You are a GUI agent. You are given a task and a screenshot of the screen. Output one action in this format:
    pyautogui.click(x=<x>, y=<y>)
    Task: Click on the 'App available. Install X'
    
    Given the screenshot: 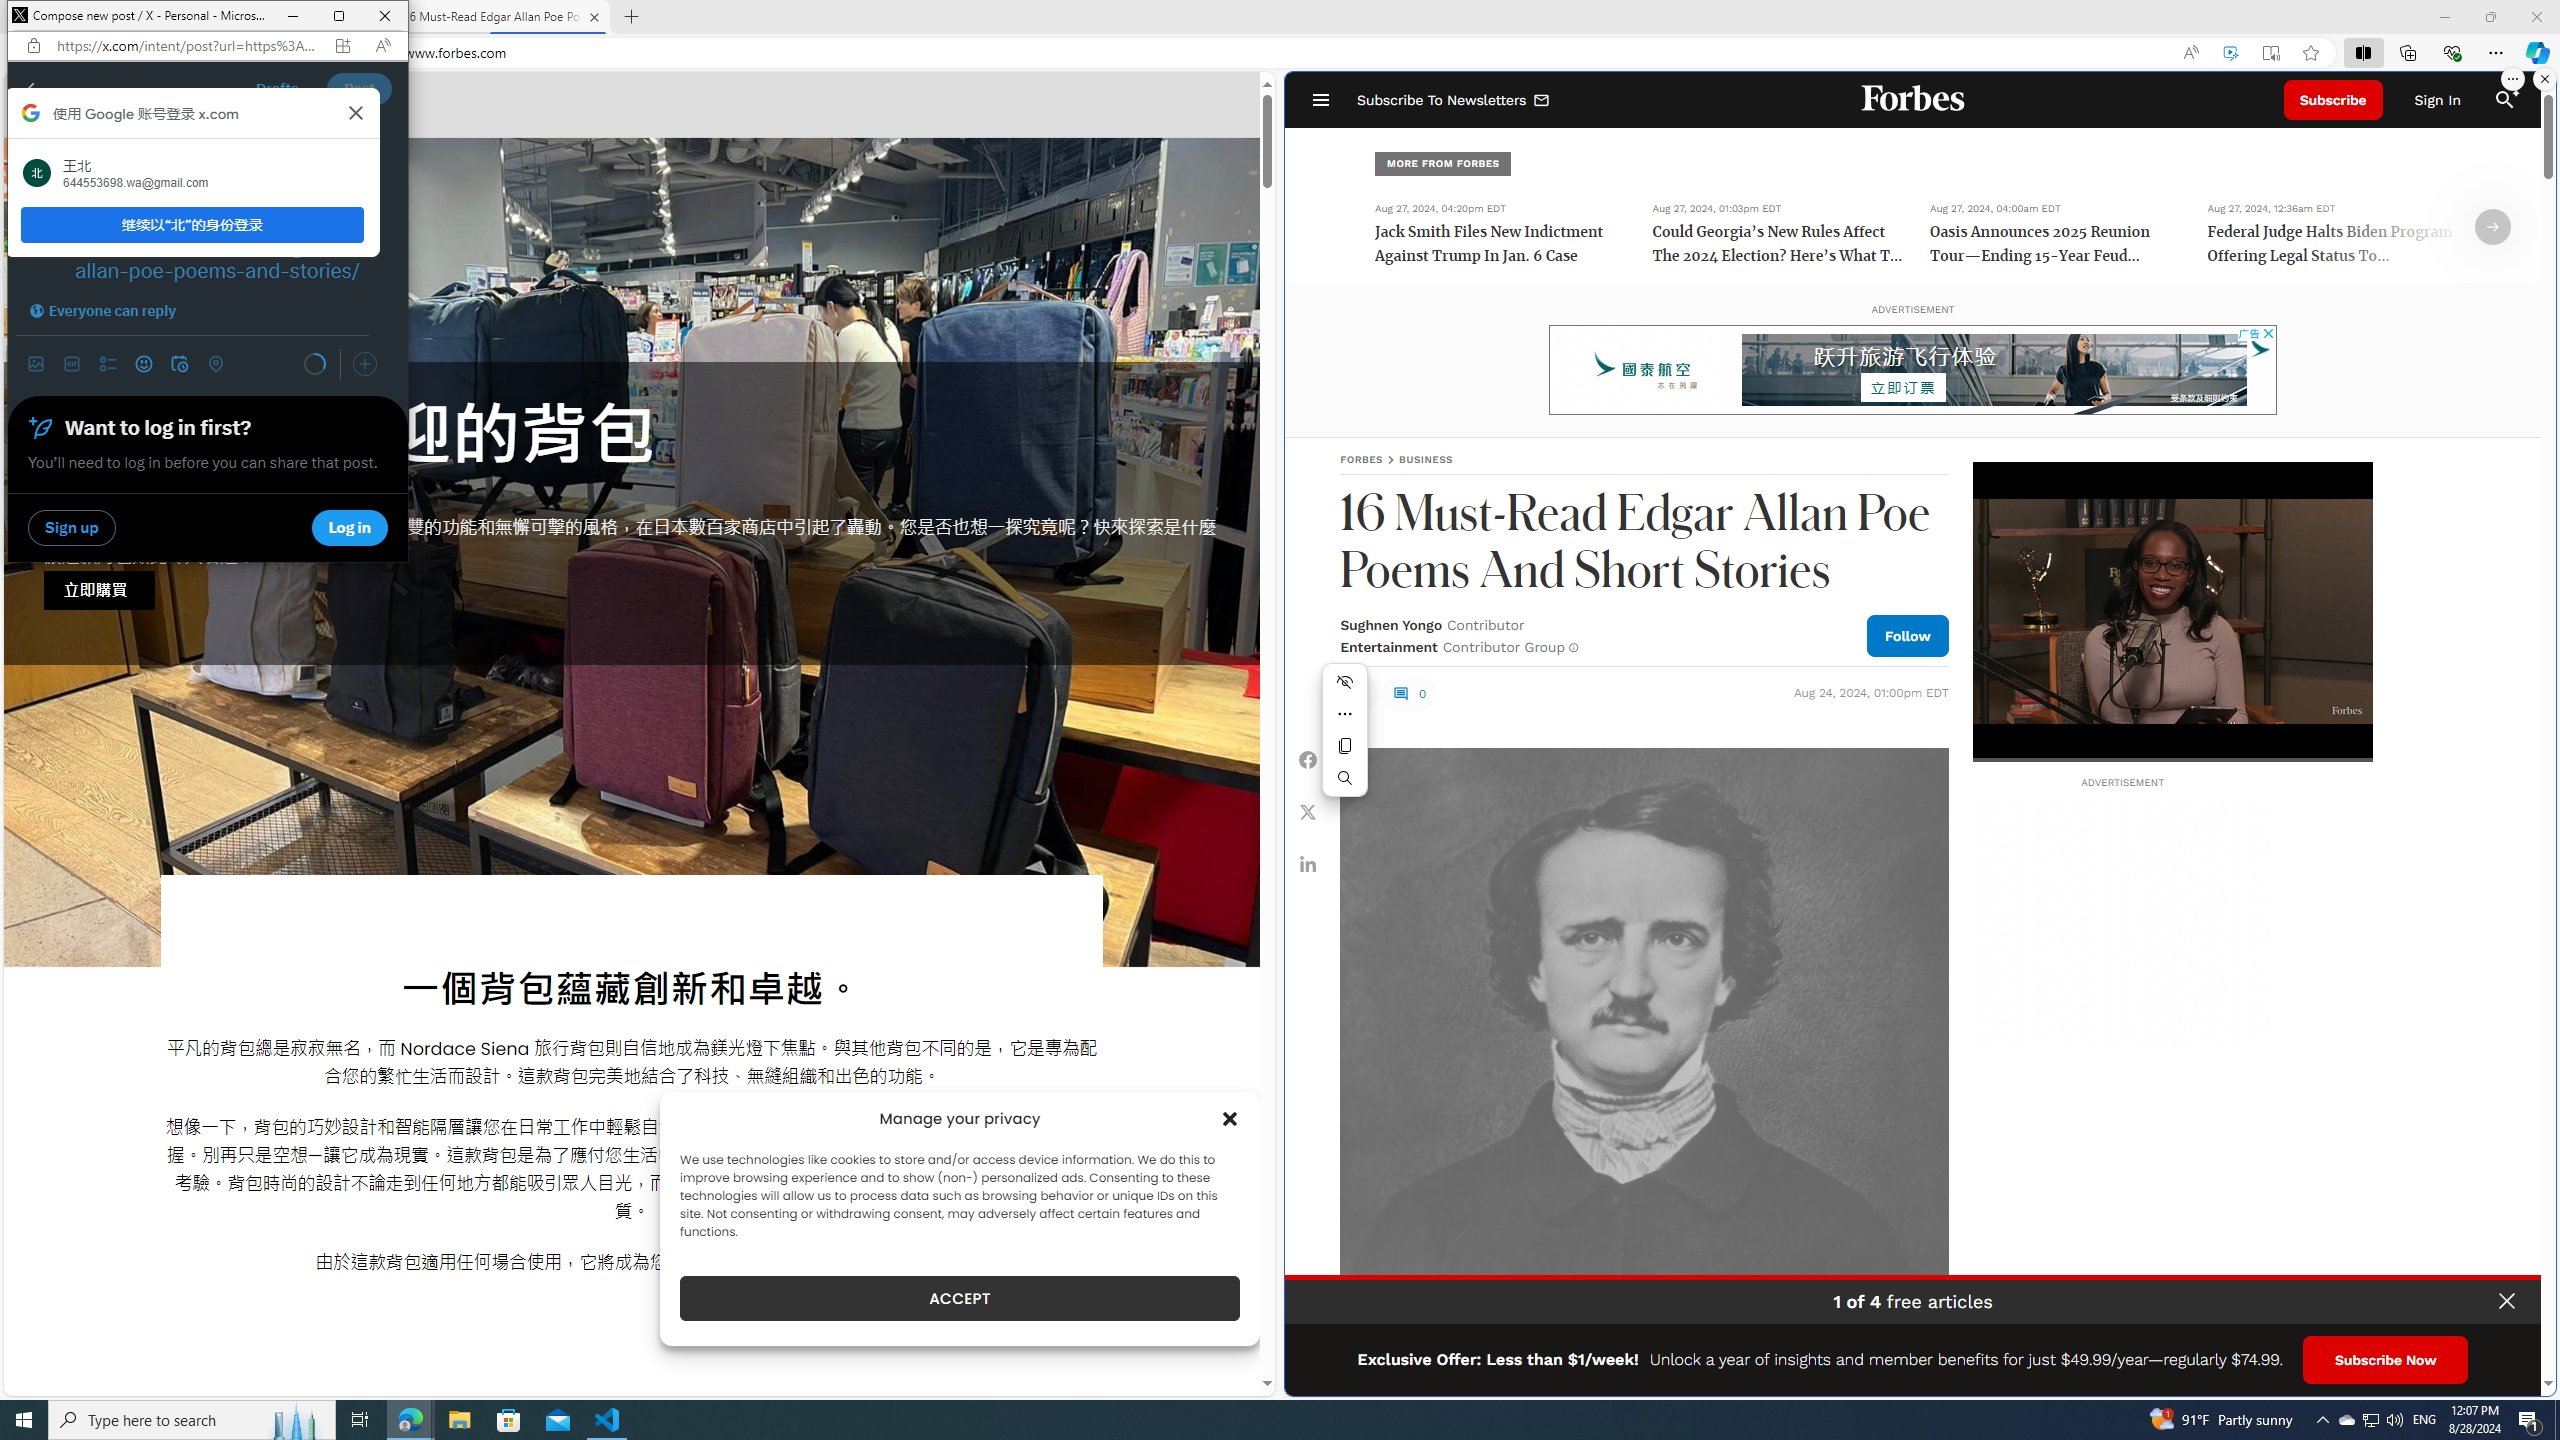 What is the action you would take?
    pyautogui.click(x=342, y=45)
    